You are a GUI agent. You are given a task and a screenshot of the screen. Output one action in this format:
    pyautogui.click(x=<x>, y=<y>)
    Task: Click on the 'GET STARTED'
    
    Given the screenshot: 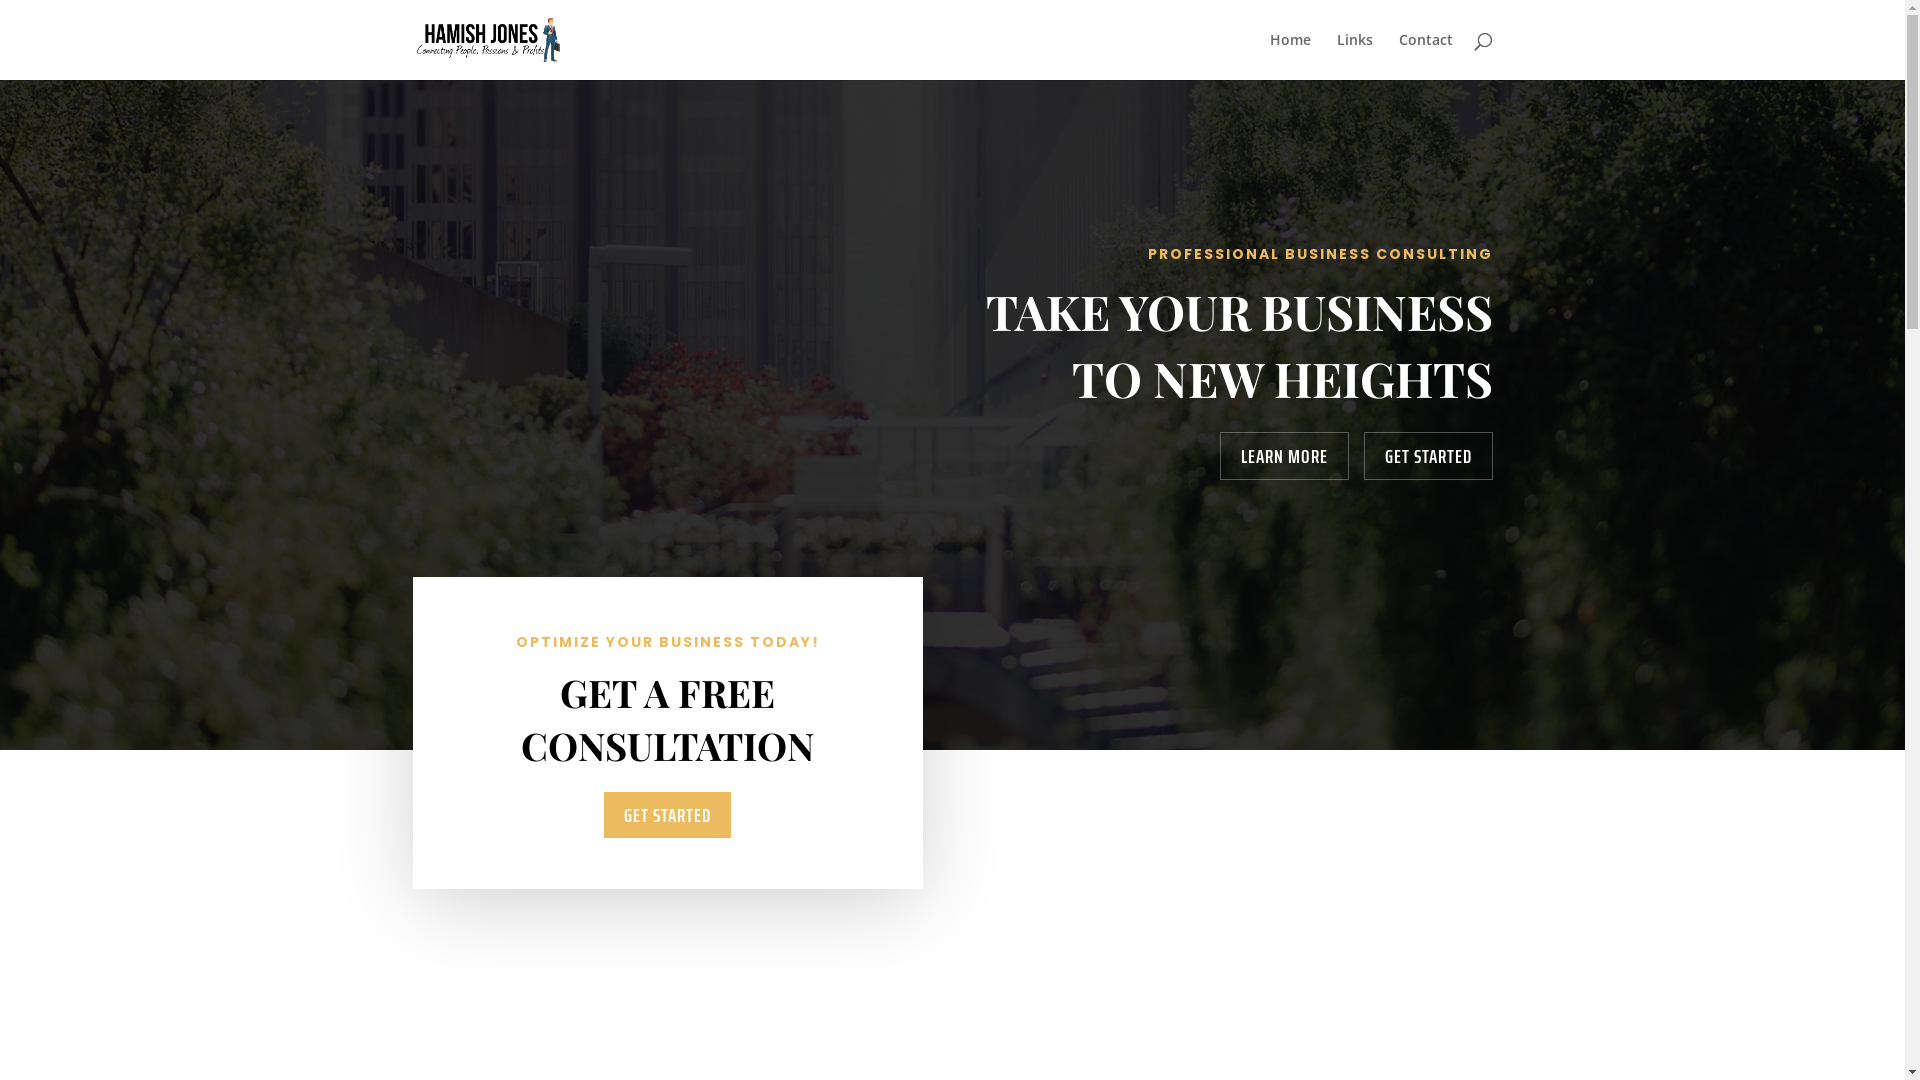 What is the action you would take?
    pyautogui.click(x=1427, y=455)
    